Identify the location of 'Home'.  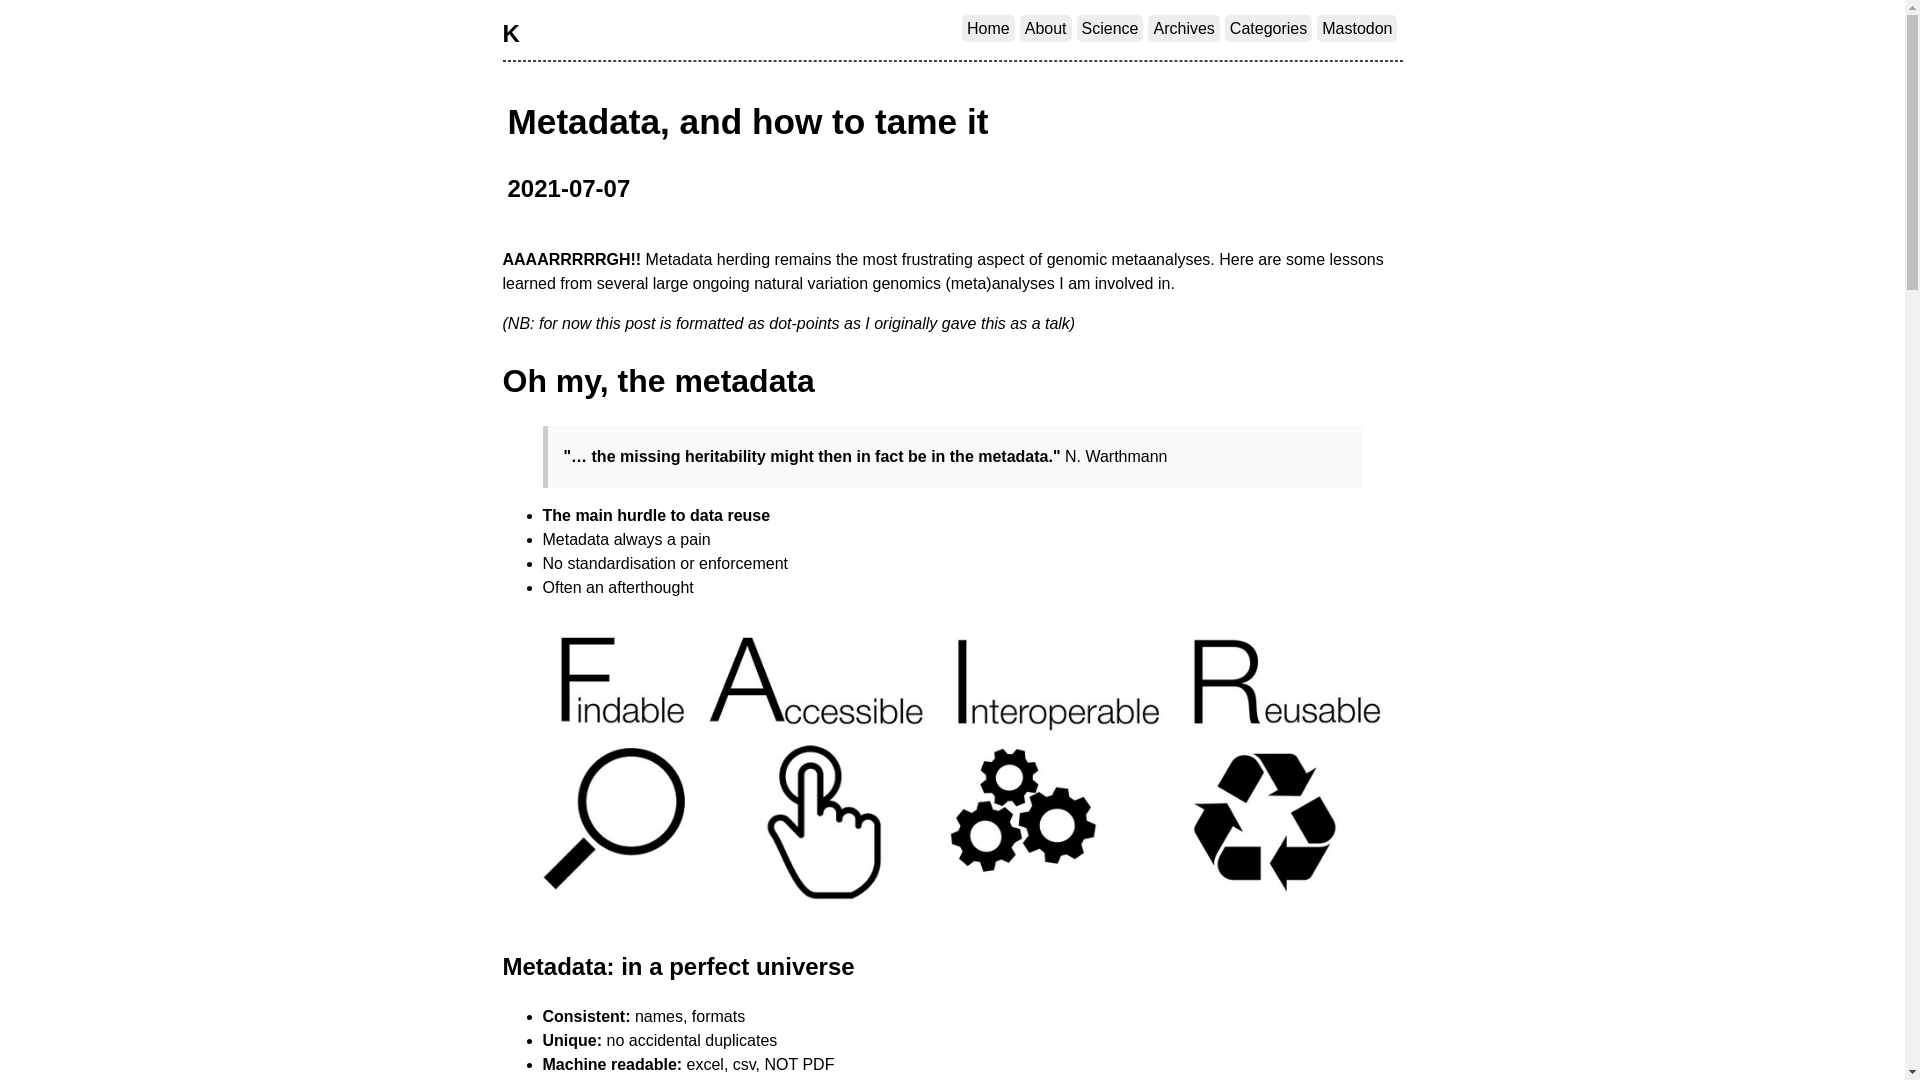
(988, 28).